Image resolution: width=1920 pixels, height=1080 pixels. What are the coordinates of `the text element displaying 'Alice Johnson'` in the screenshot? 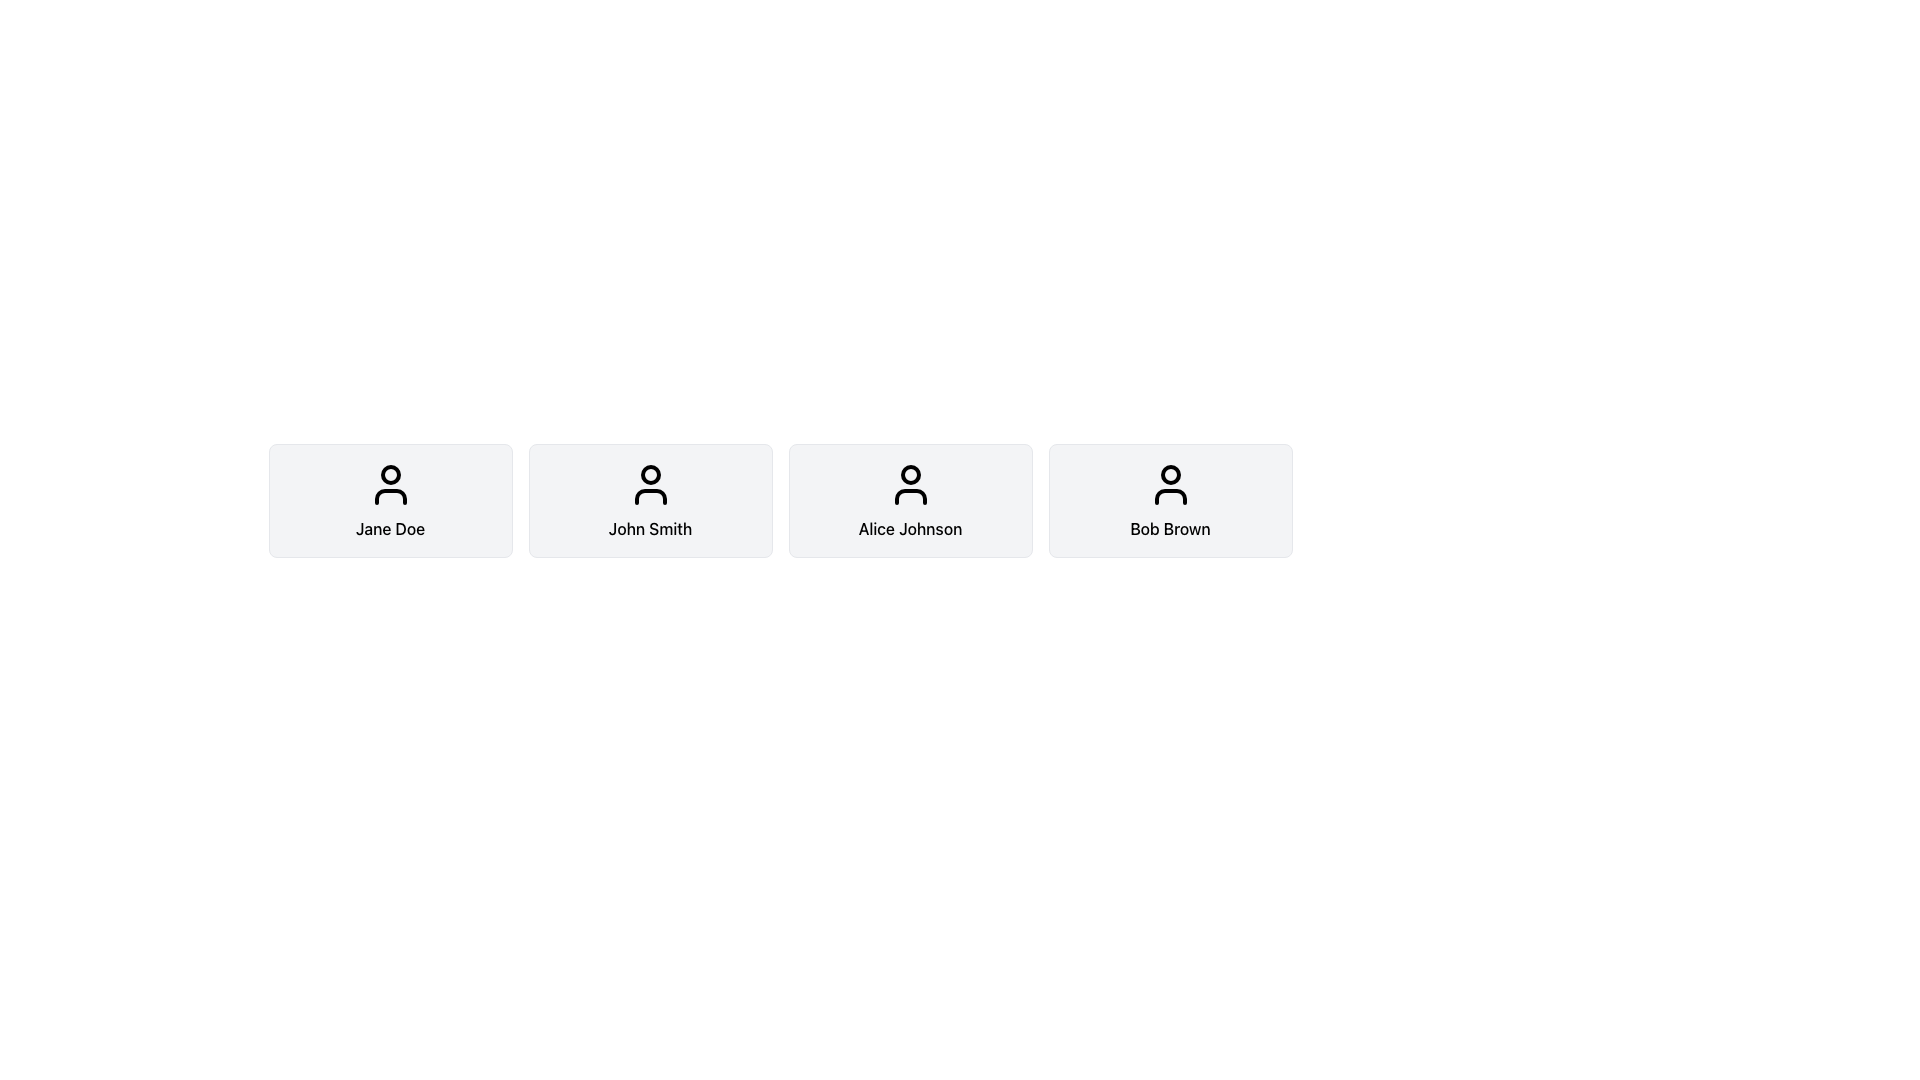 It's located at (909, 527).